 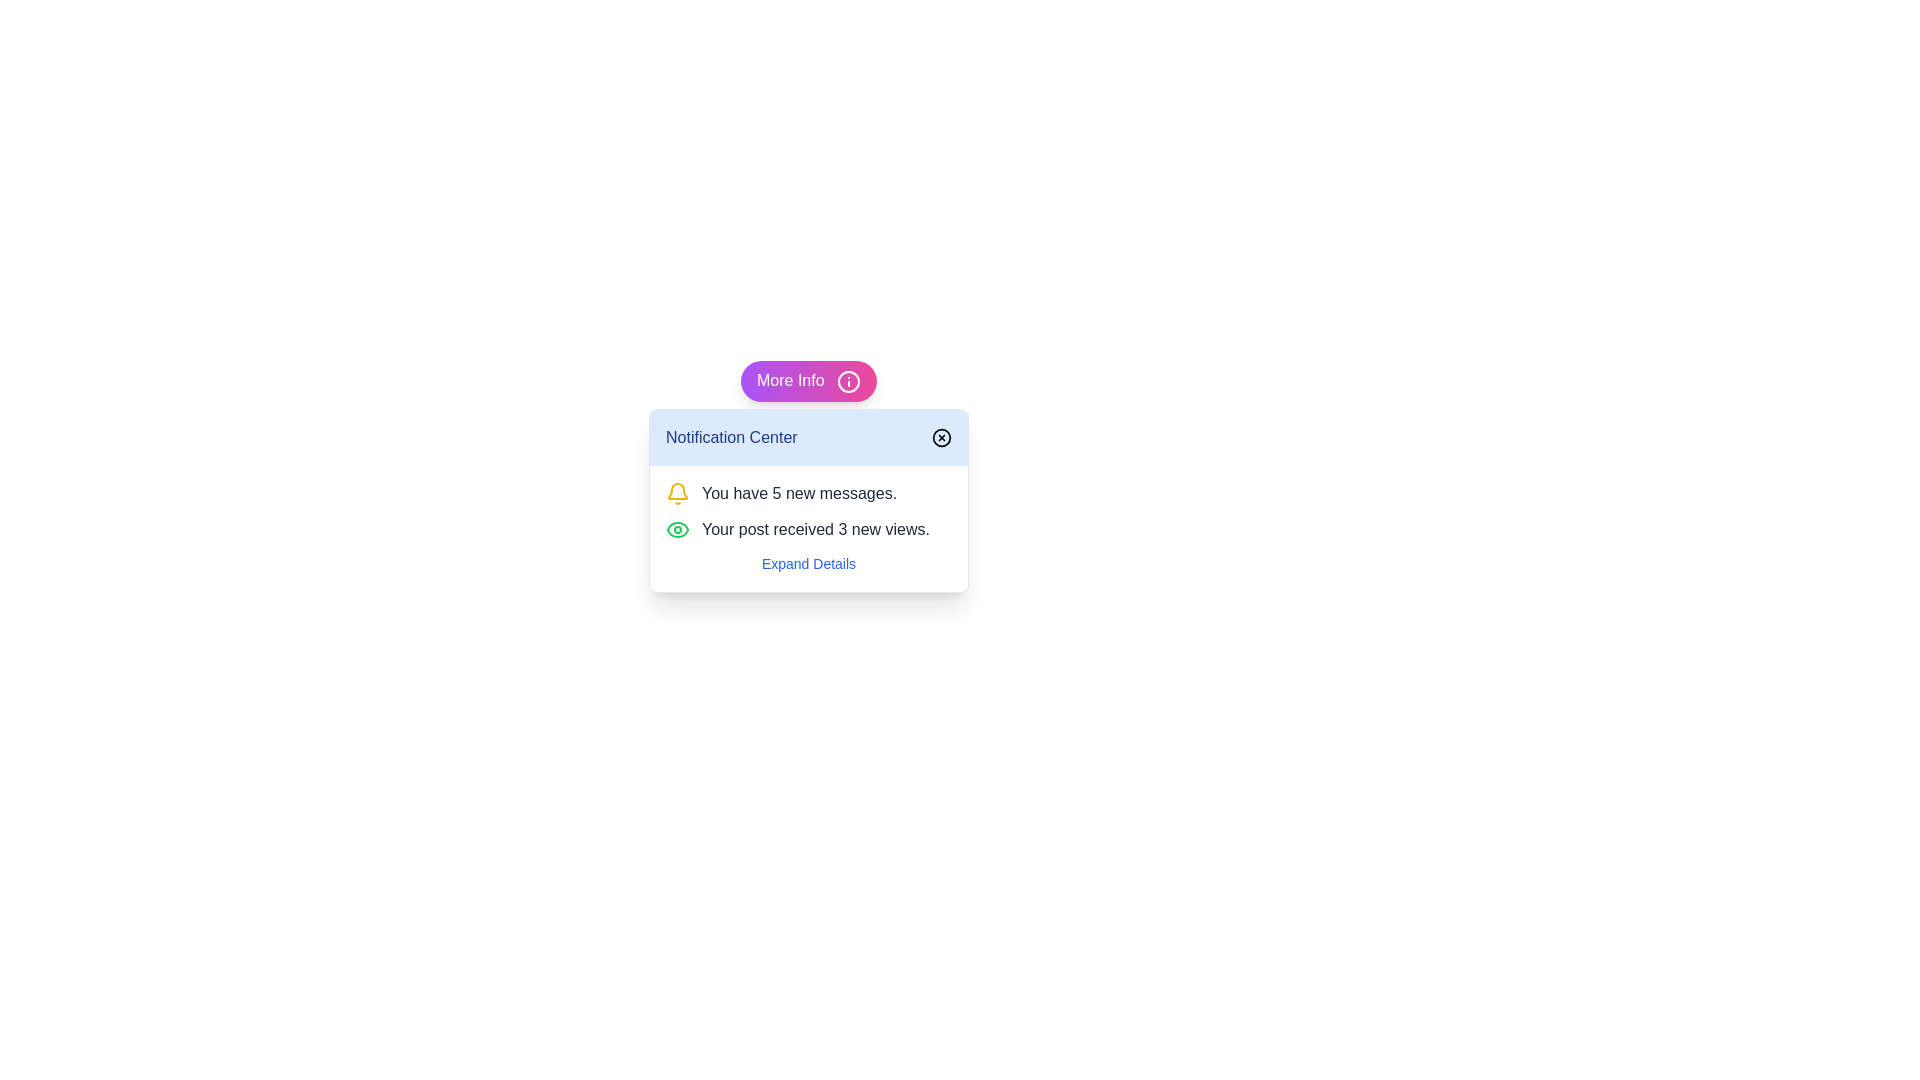 What do you see at coordinates (809, 493) in the screenshot?
I see `the Notification Row that informs the user about the number of new messages they have received, located in the upper section of a notification card` at bounding box center [809, 493].